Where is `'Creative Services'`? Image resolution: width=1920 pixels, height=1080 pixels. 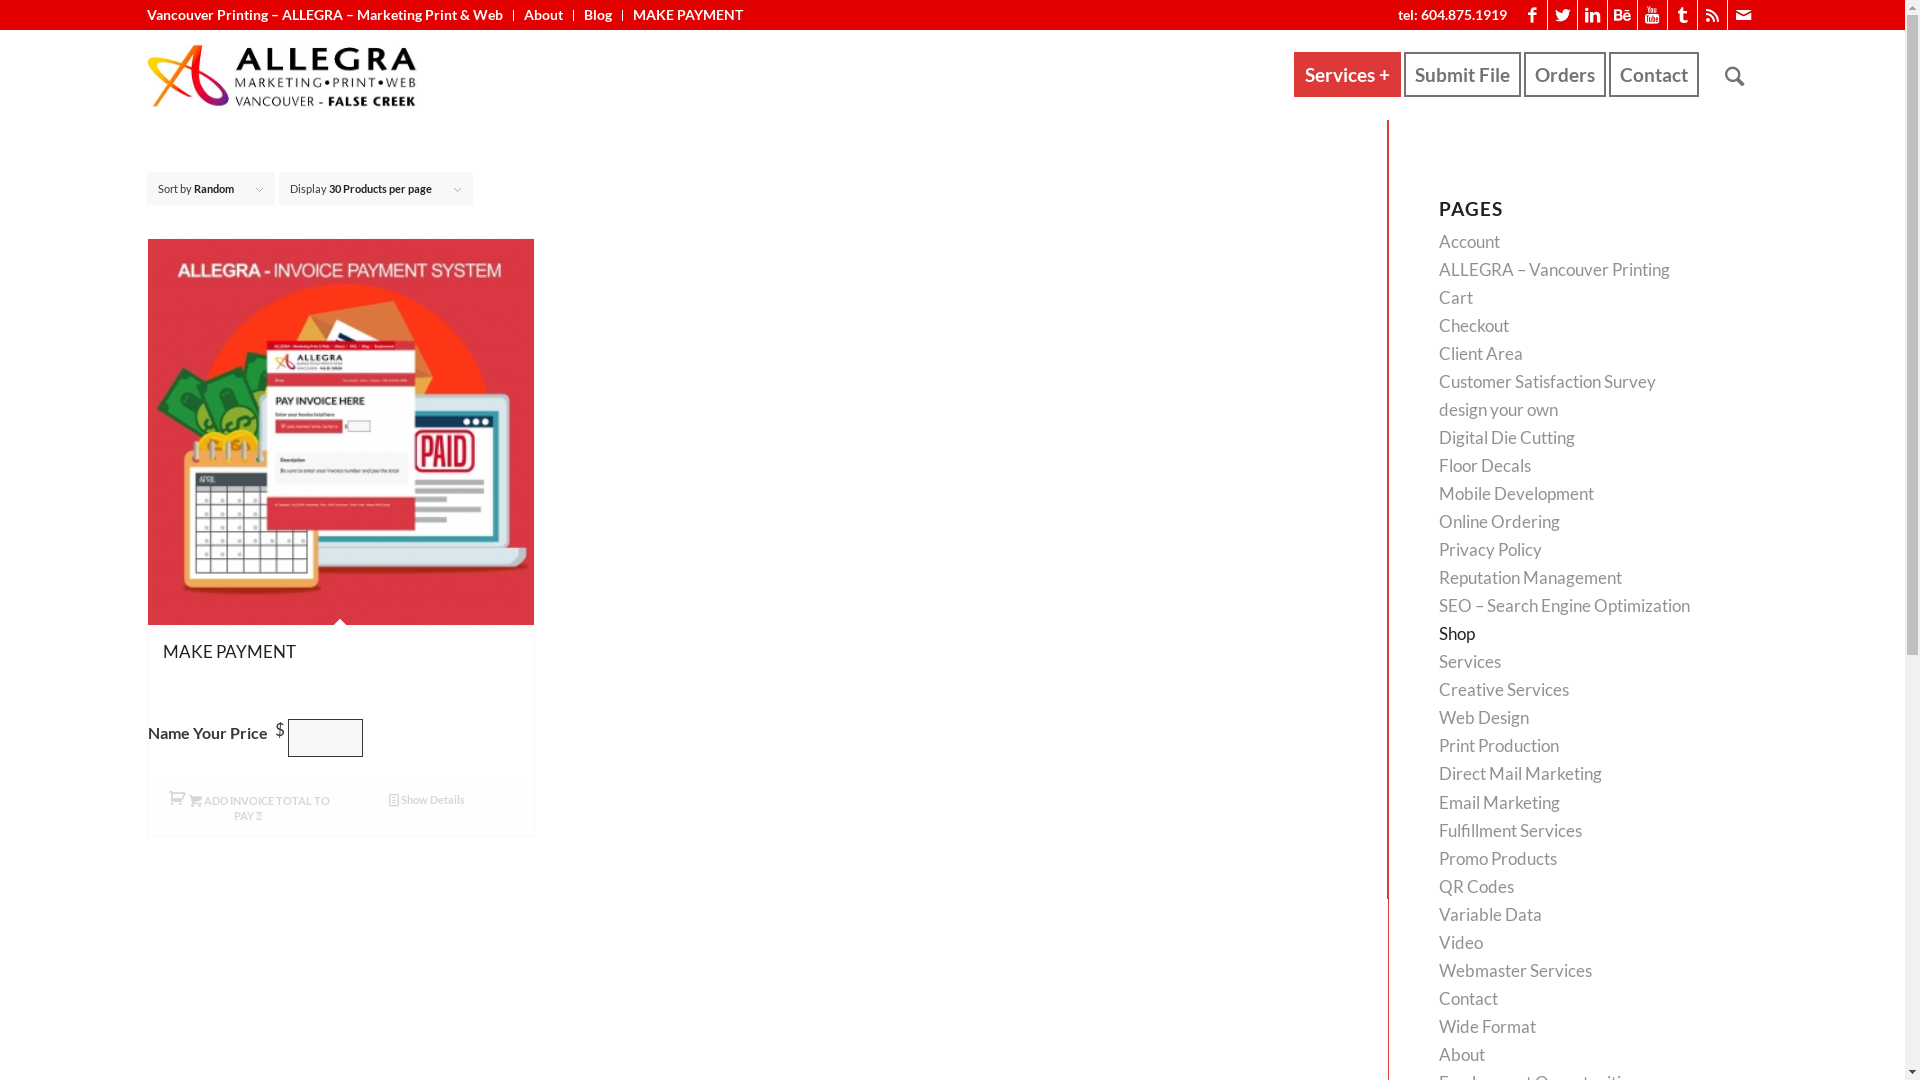 'Creative Services' is located at coordinates (1438, 688).